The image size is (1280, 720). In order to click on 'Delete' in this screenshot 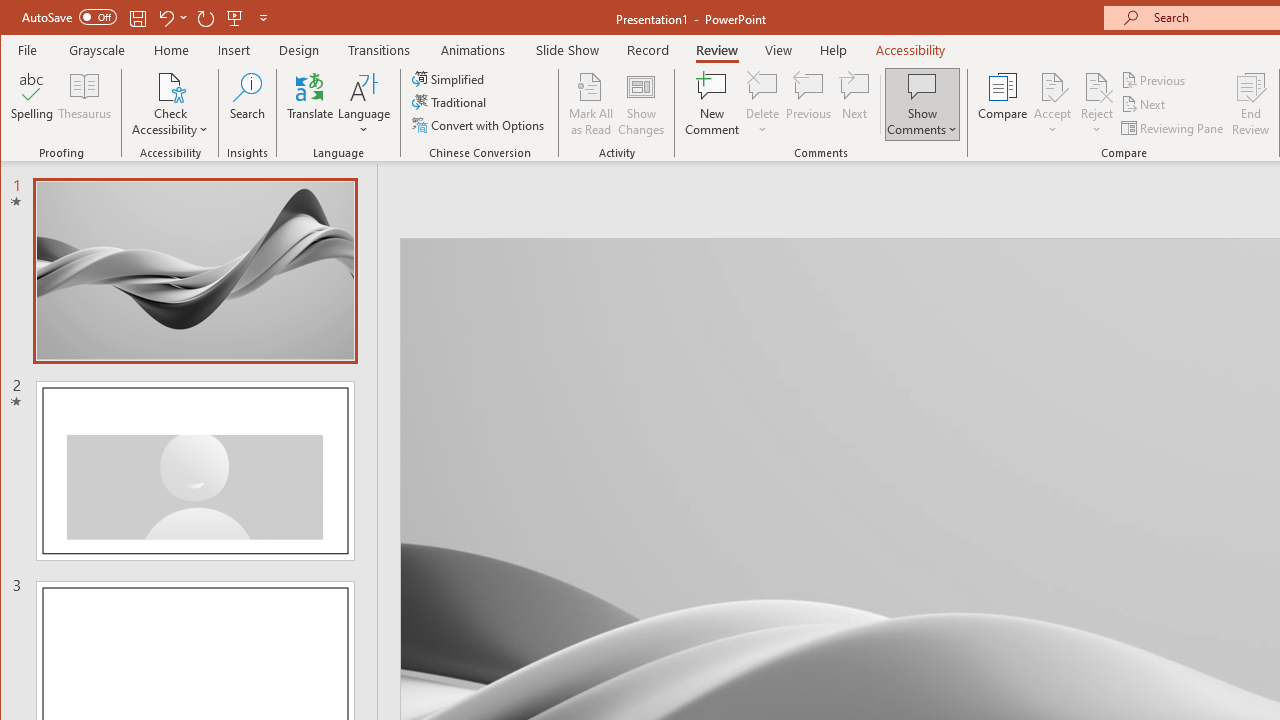, I will do `click(761, 85)`.